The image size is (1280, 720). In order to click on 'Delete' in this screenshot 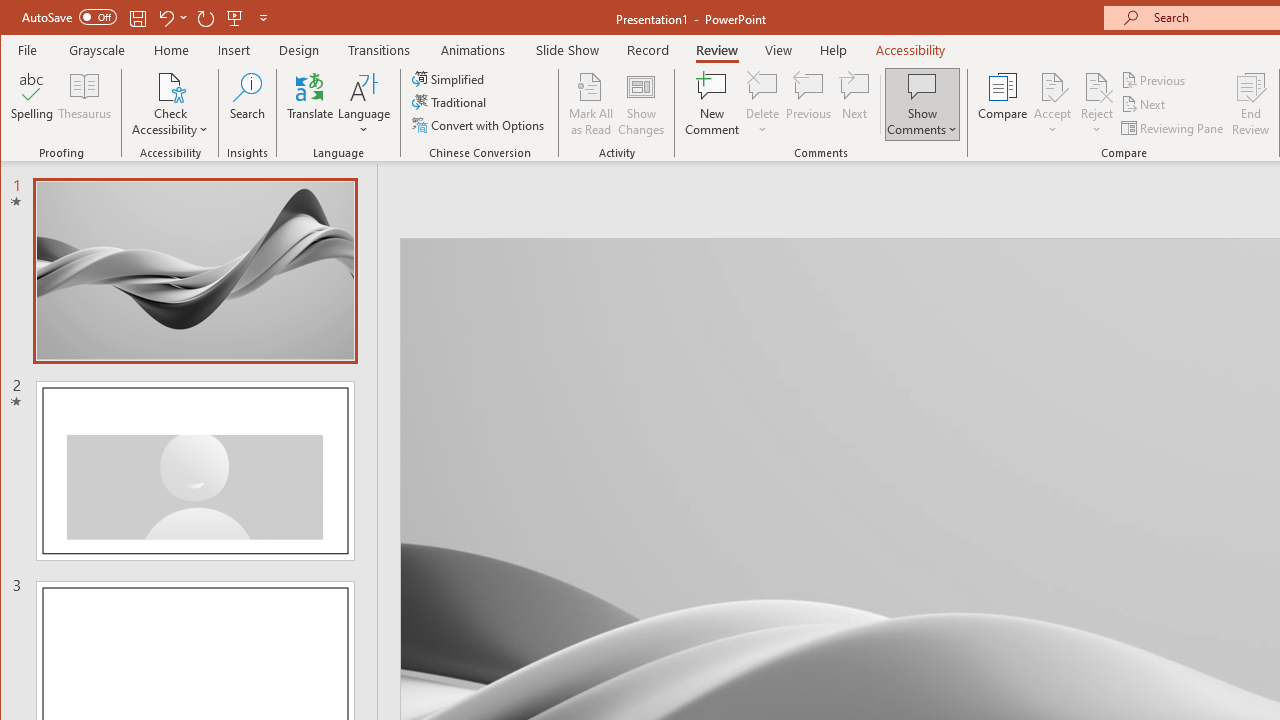, I will do `click(761, 85)`.